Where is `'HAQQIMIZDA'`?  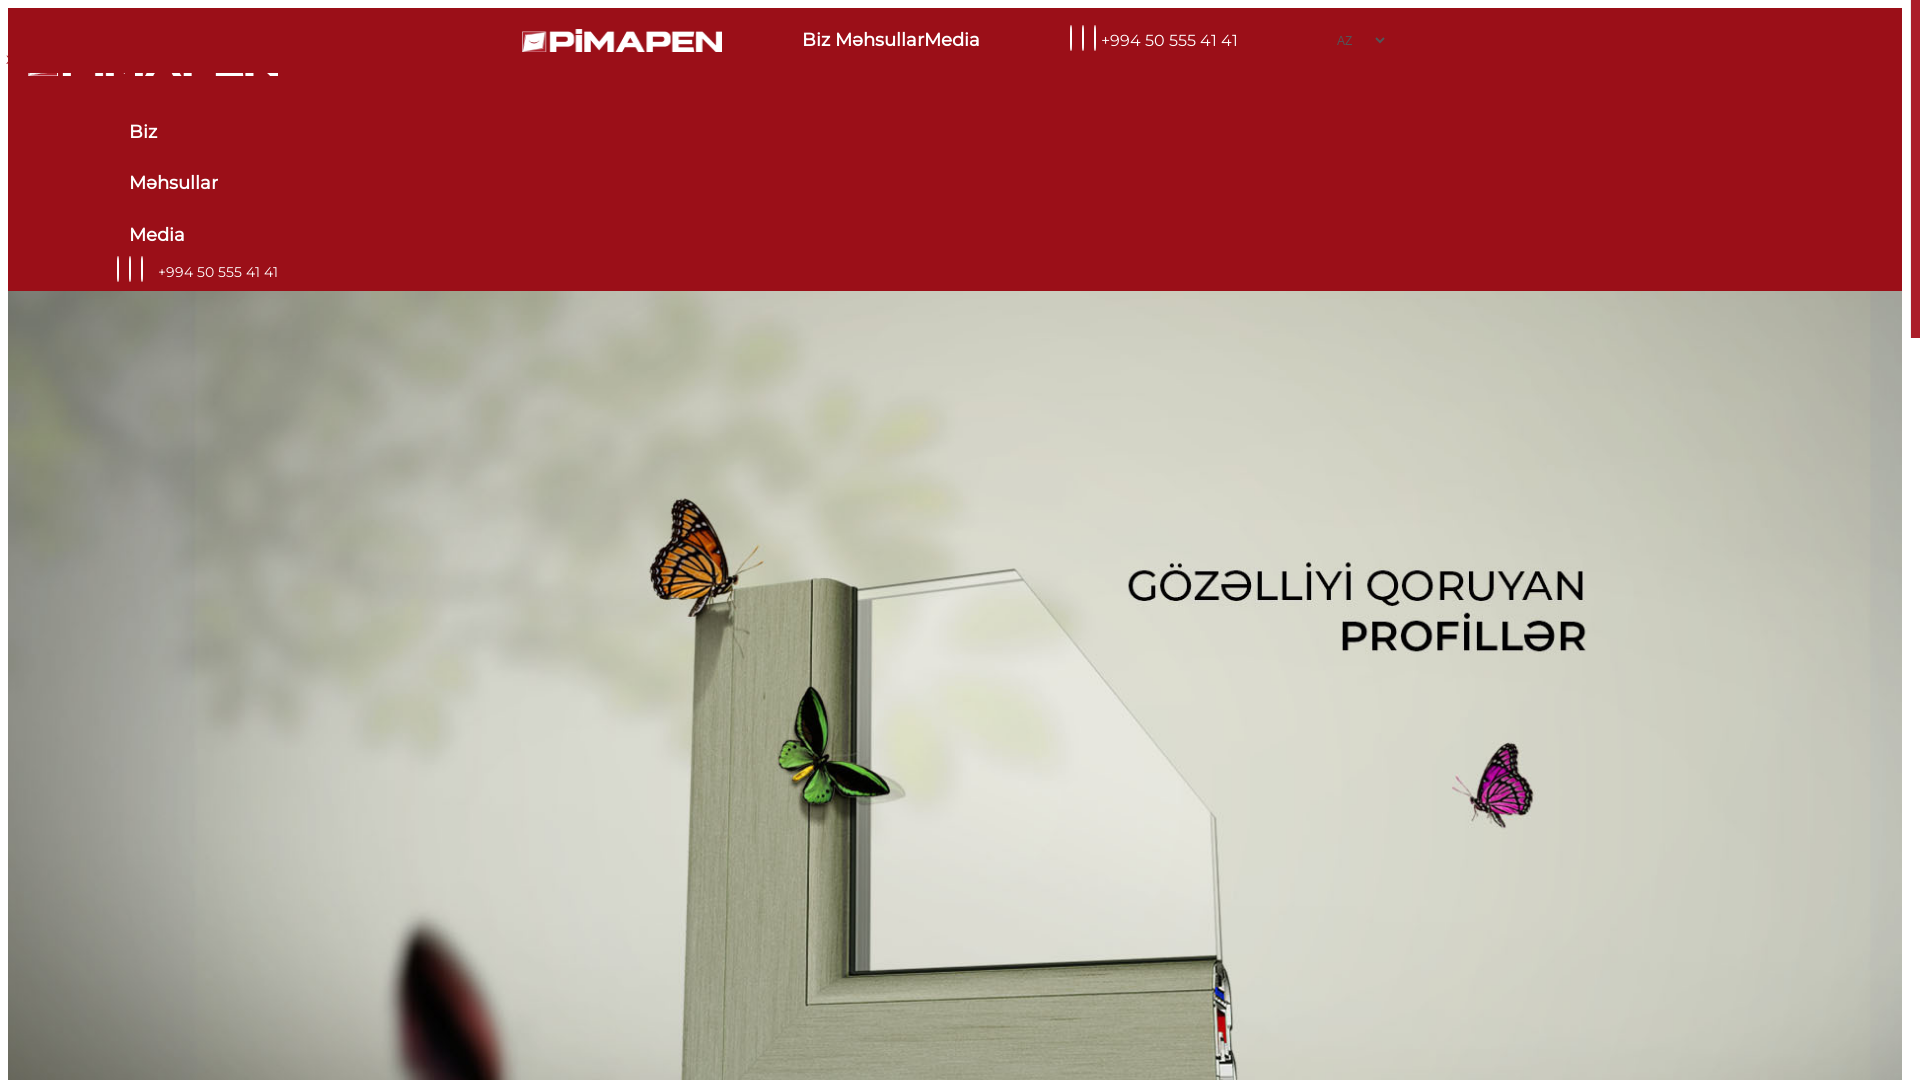
'HAQQIMIZDA' is located at coordinates (55, 58).